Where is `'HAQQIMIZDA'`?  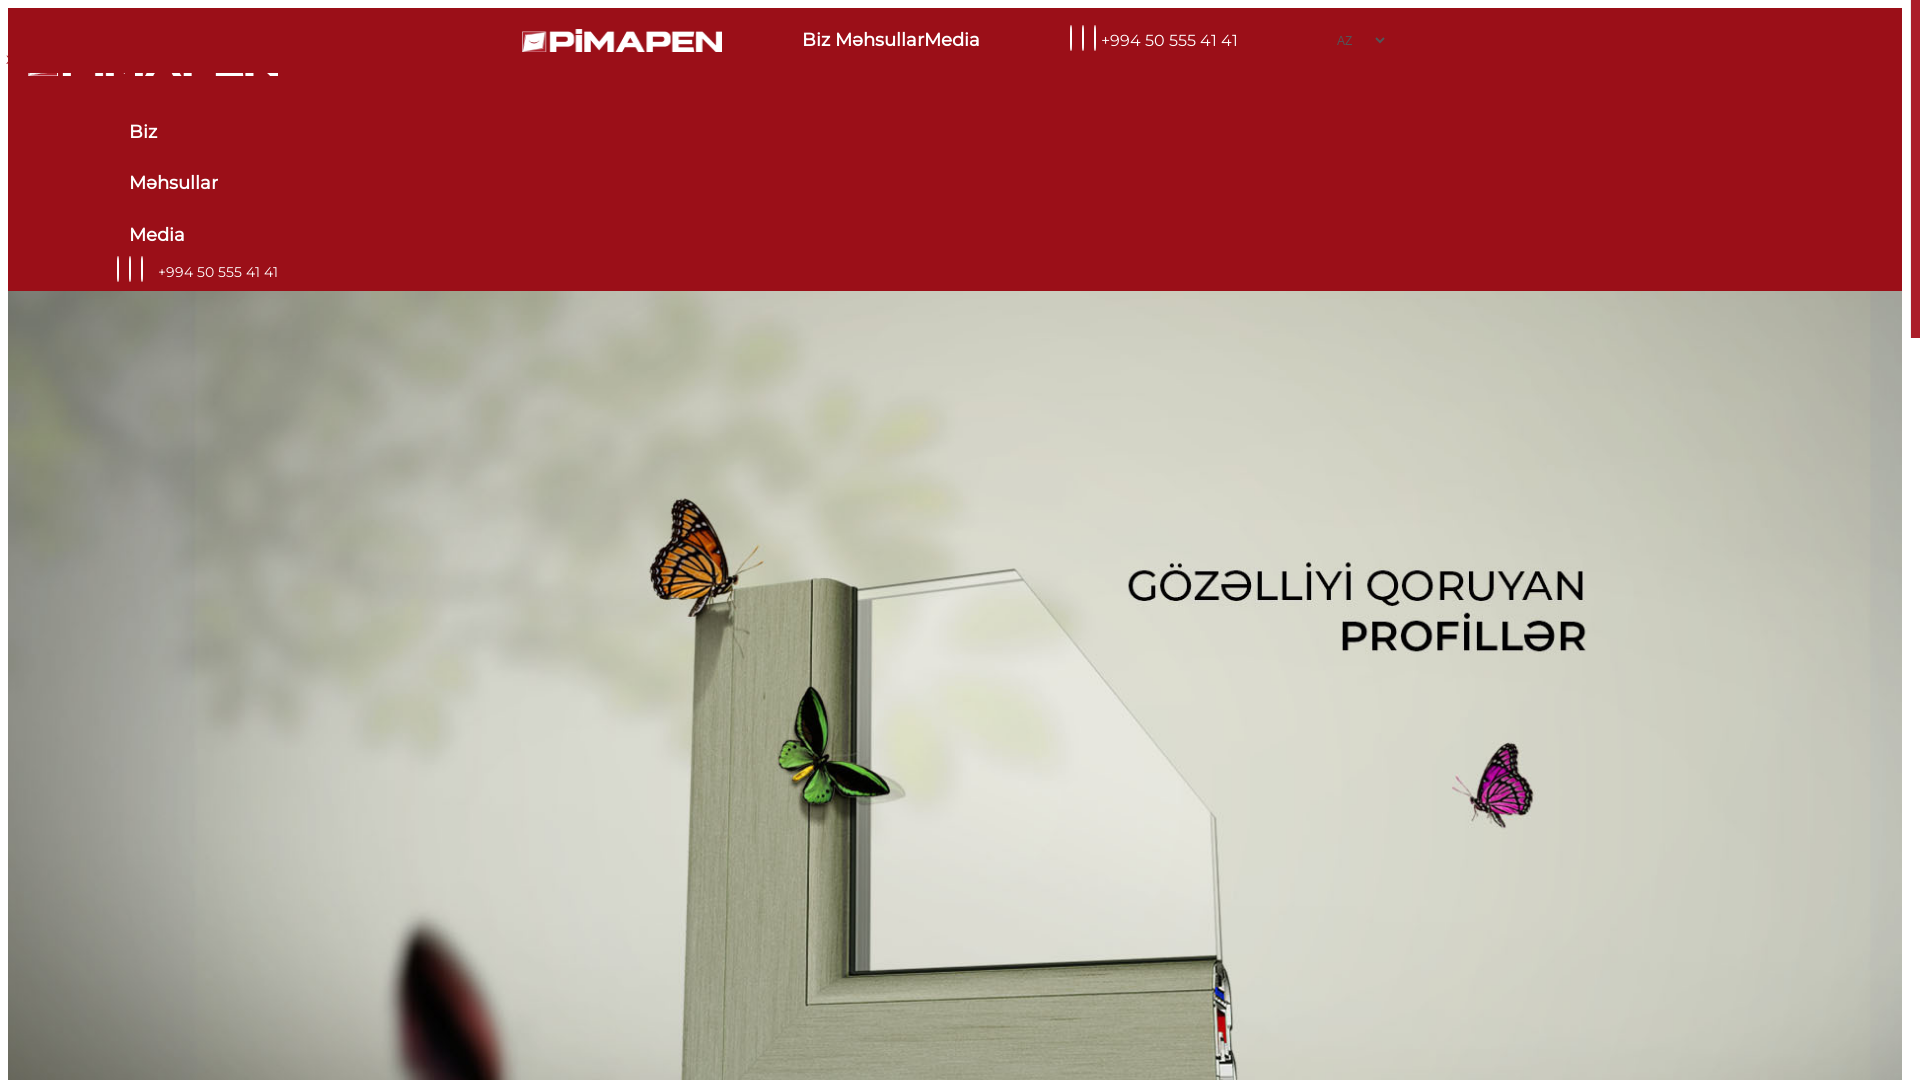
'HAQQIMIZDA' is located at coordinates (55, 58).